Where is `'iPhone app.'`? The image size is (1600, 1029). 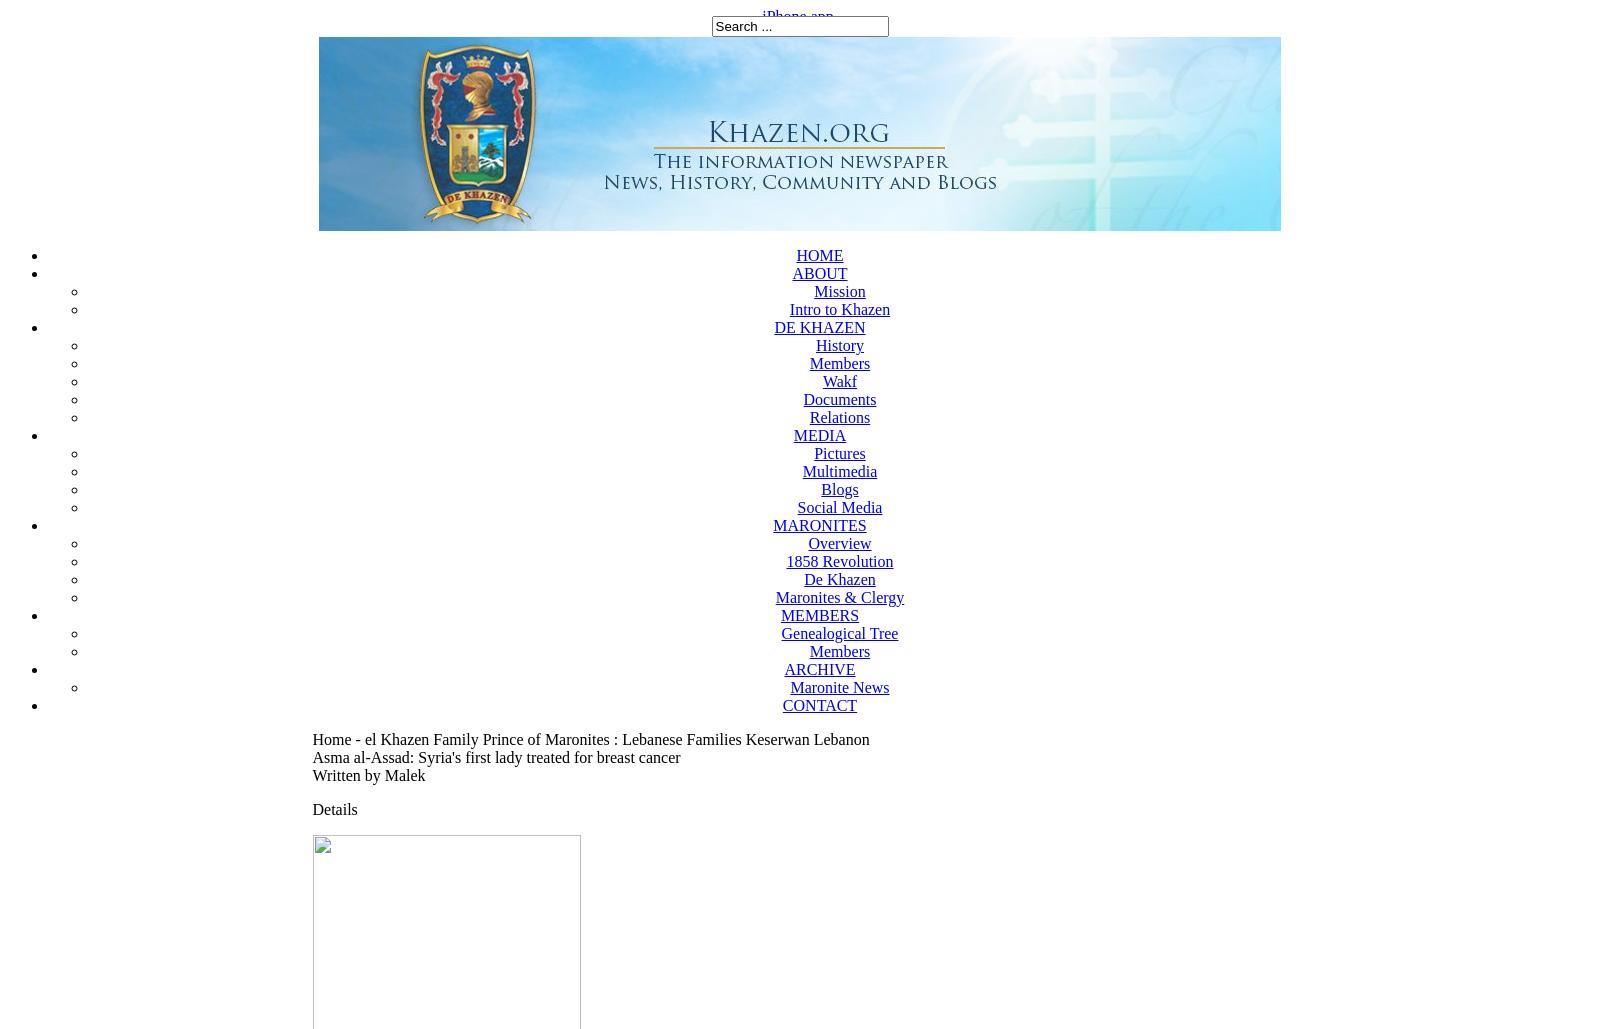 'iPhone app.' is located at coordinates (799, 16).